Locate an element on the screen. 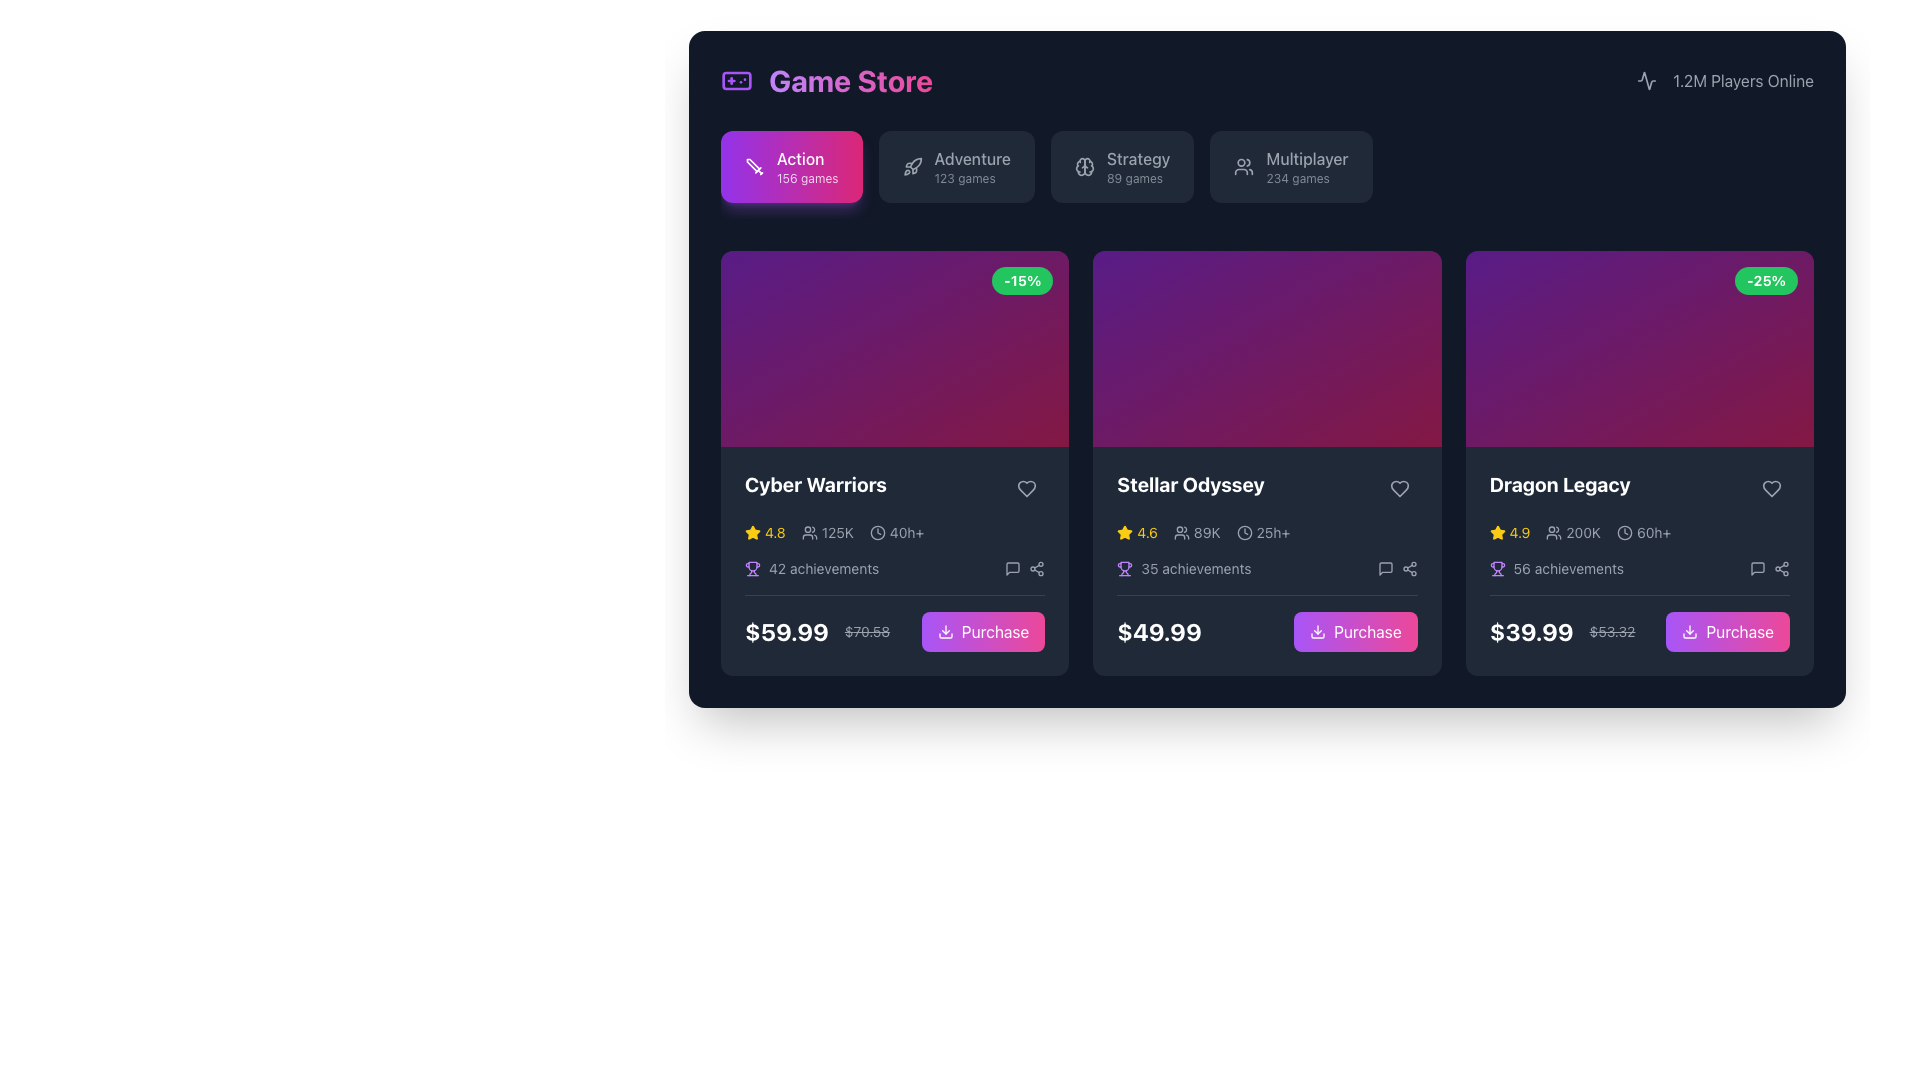 The image size is (1920, 1080). the yellow star icon and the numerical rating '4.9' in the rating display located at the bottom of the rightmost card is located at coordinates (1509, 531).